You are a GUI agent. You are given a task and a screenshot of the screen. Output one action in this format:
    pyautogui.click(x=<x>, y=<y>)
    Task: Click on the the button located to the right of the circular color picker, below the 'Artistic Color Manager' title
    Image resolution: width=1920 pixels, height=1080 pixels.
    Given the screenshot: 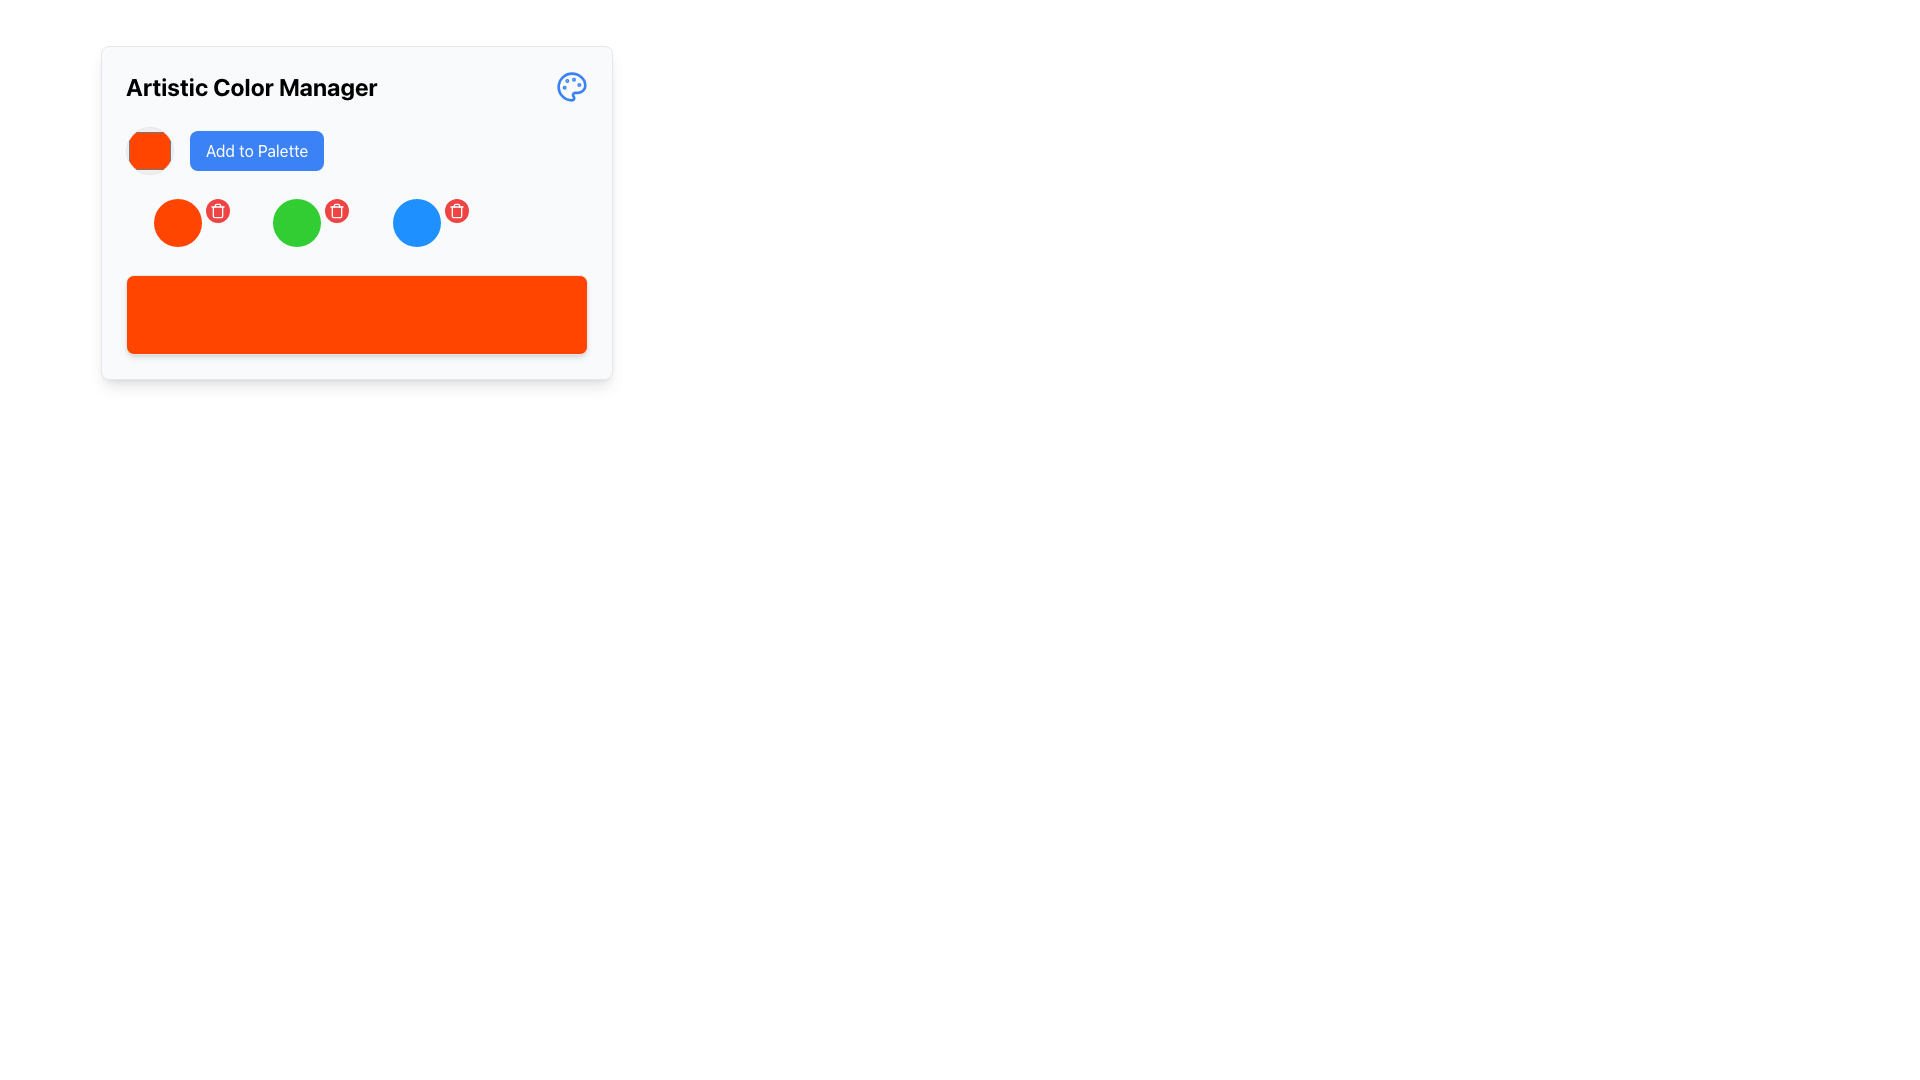 What is the action you would take?
    pyautogui.click(x=256, y=149)
    